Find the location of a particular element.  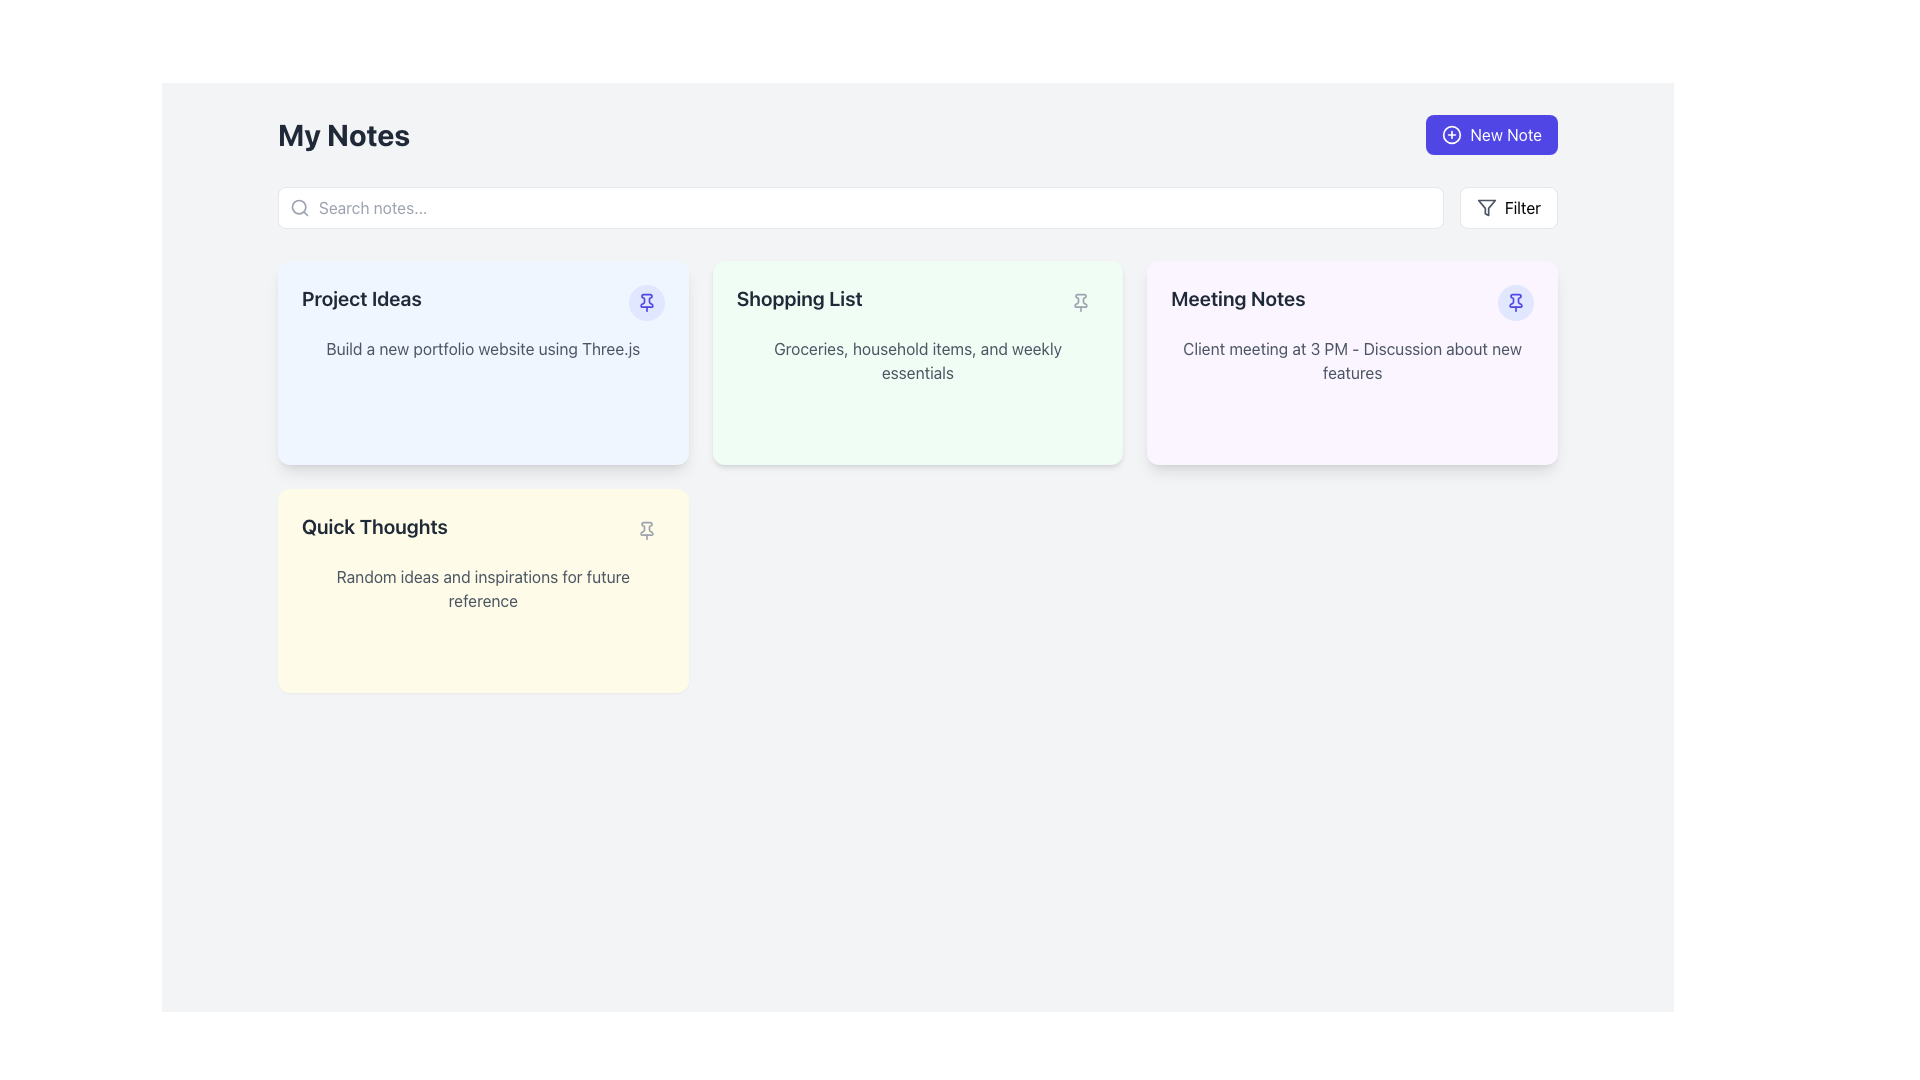

the small vector graphic element representing an elongated shape with slight curvature at the ends, located inside the light green 'Shopping List' note card is located at coordinates (1082, 425).